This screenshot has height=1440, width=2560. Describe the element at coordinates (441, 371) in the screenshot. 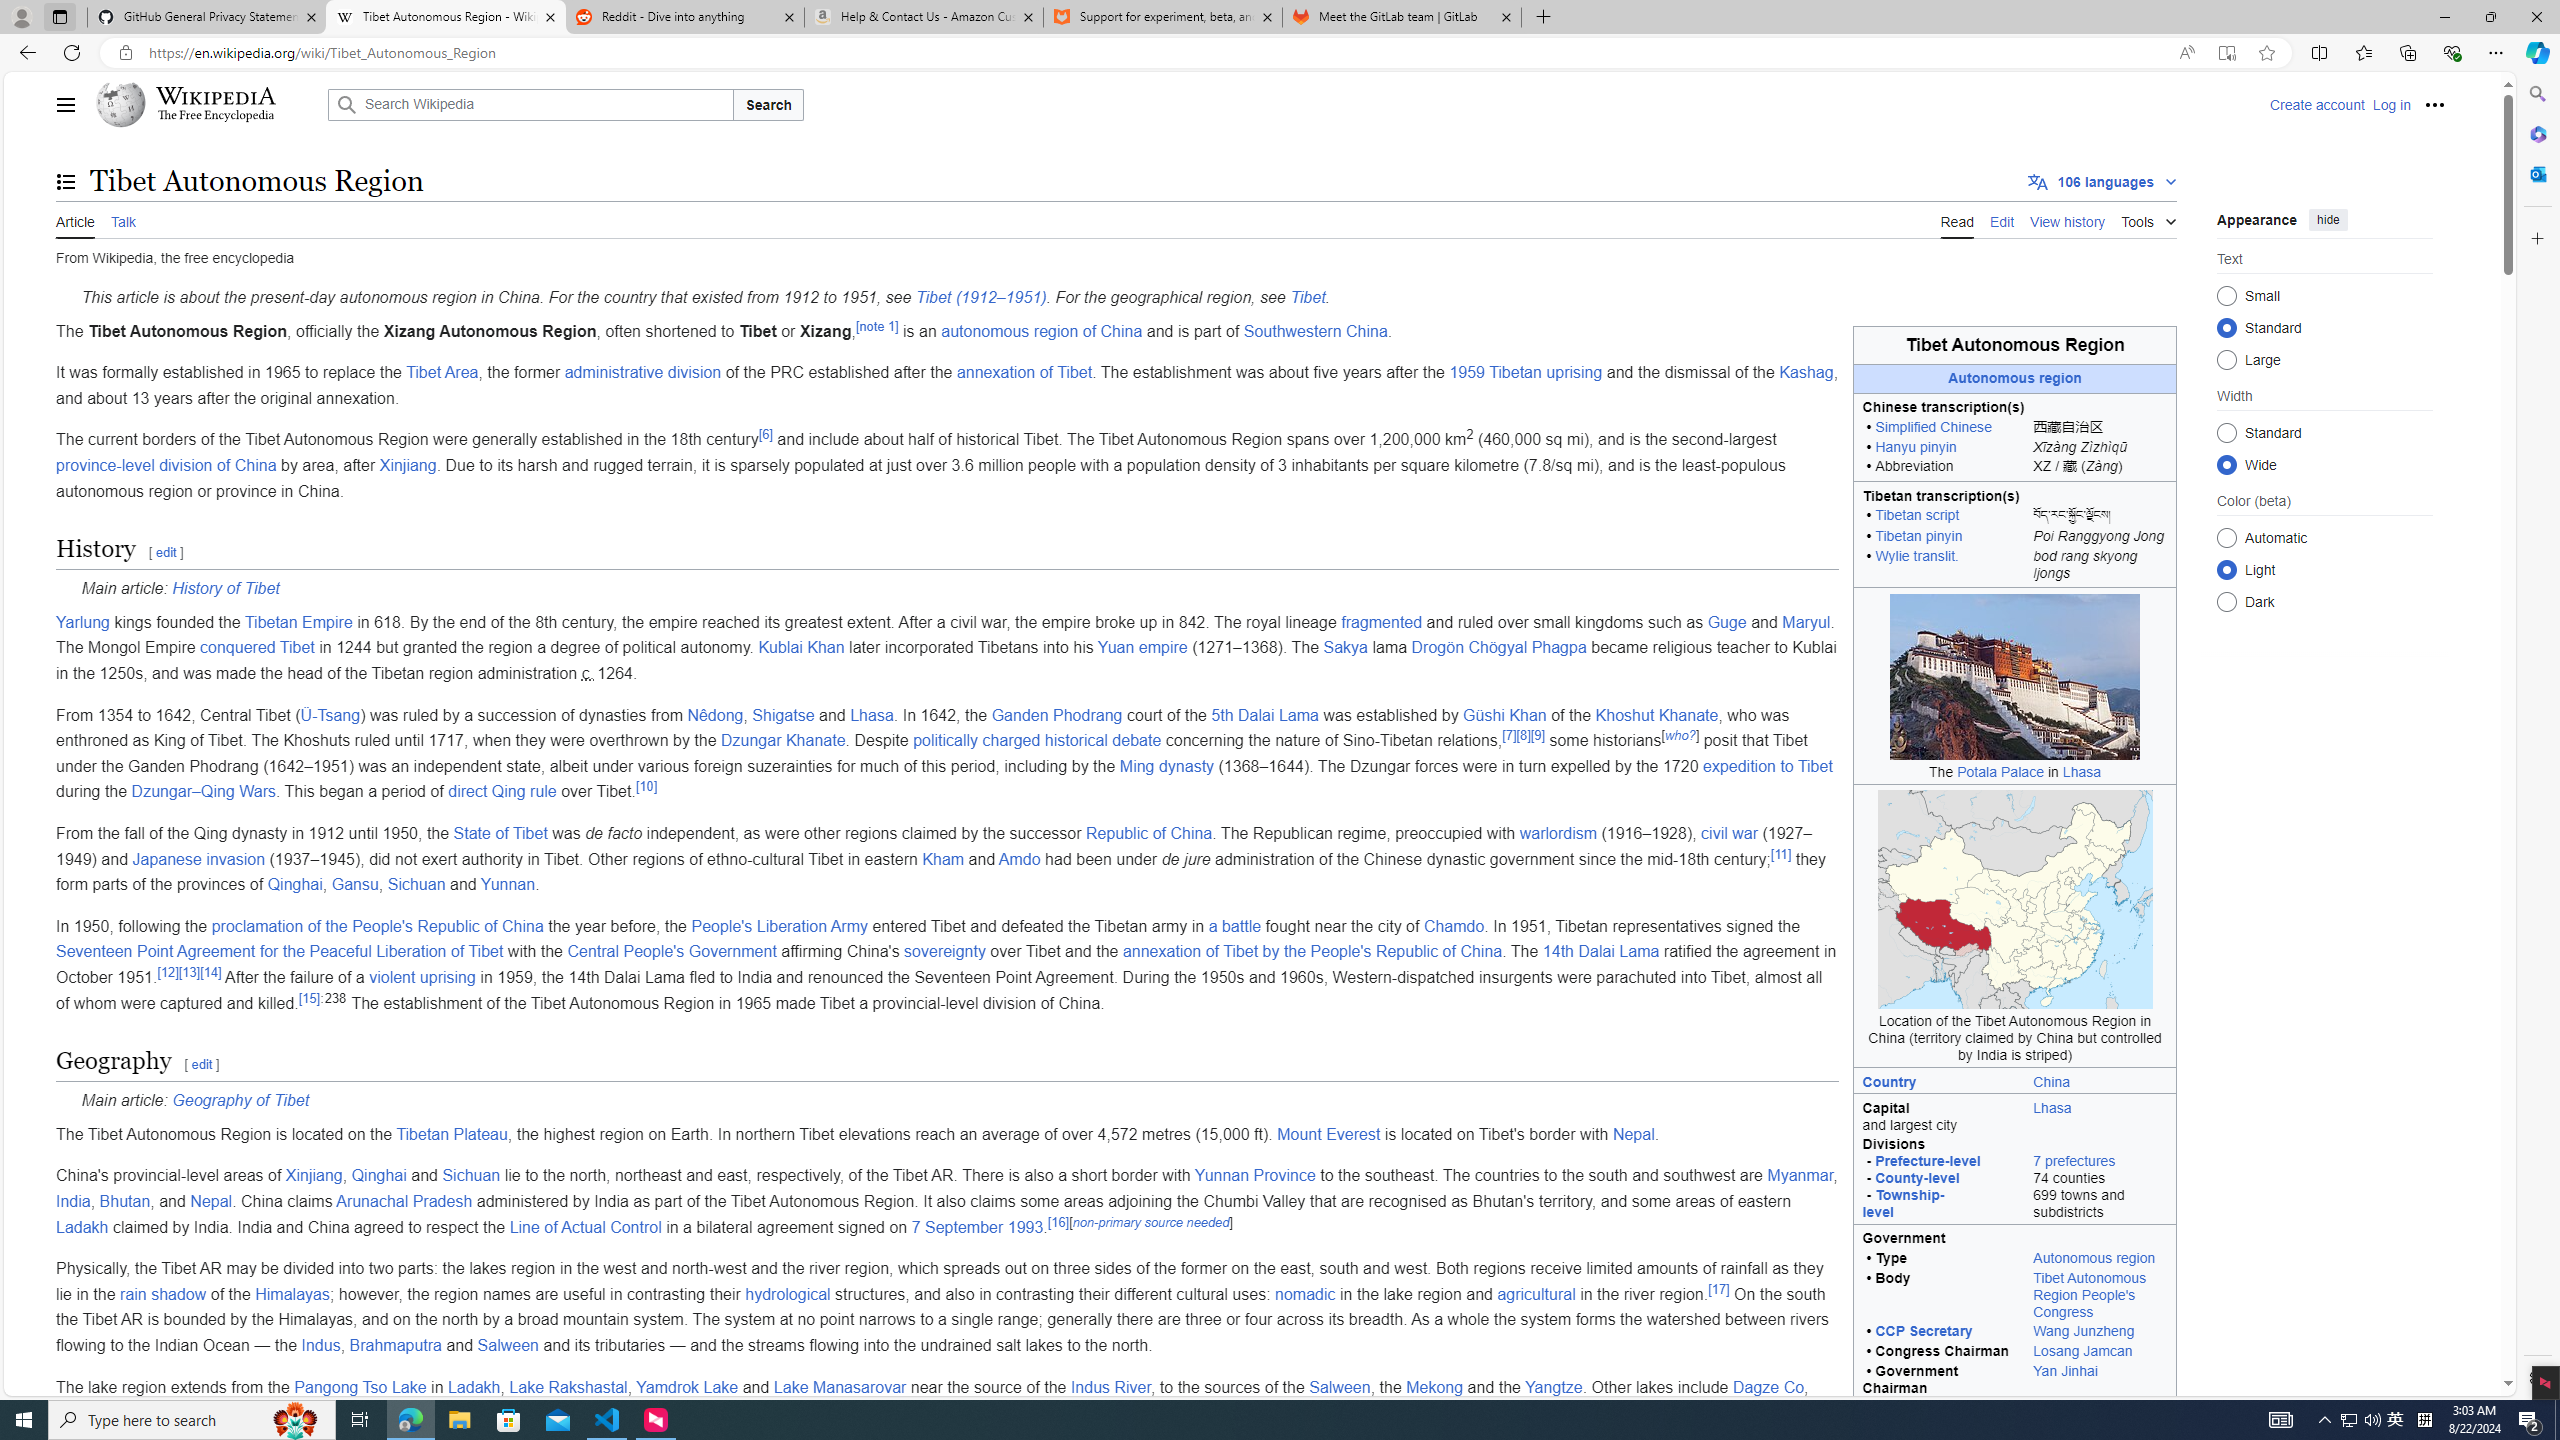

I see `'Tibet Area'` at that location.